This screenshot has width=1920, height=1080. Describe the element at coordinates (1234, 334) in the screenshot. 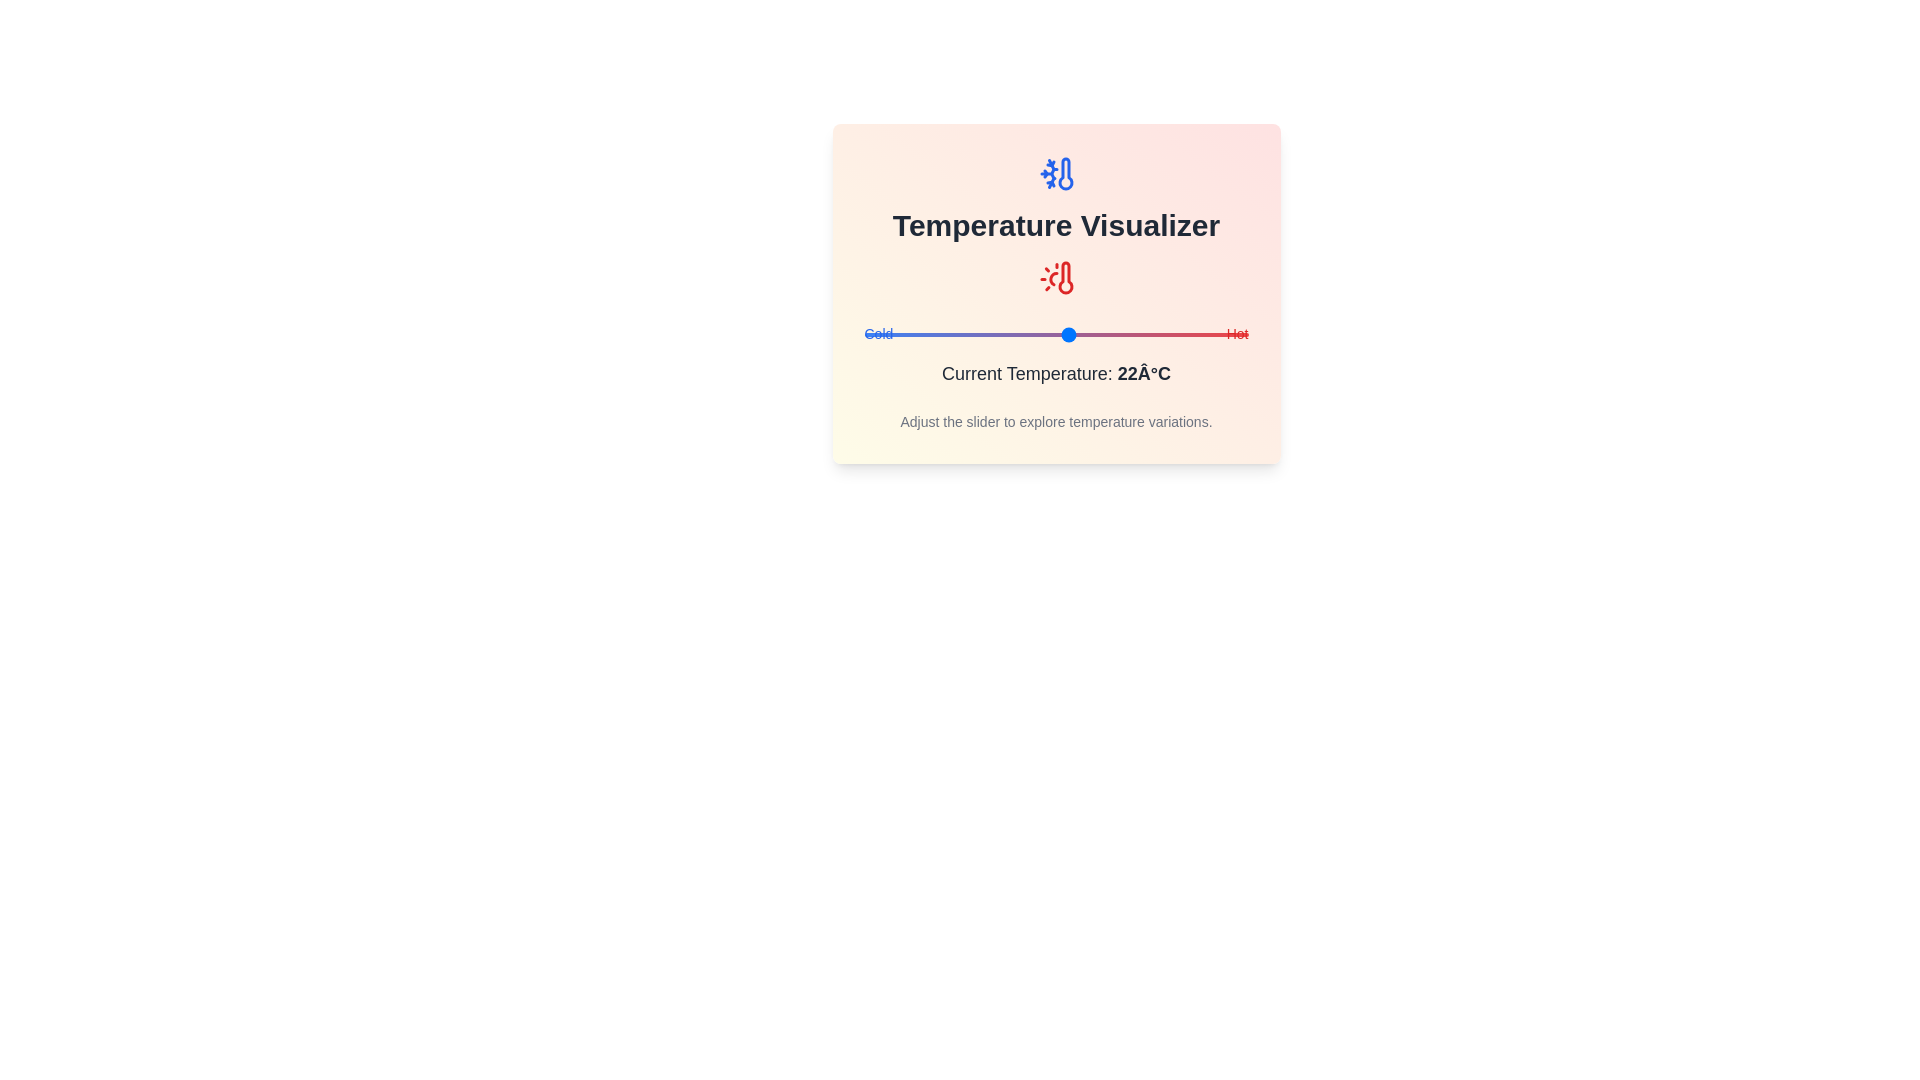

I see `the slider to set the temperature to 48°C` at that location.